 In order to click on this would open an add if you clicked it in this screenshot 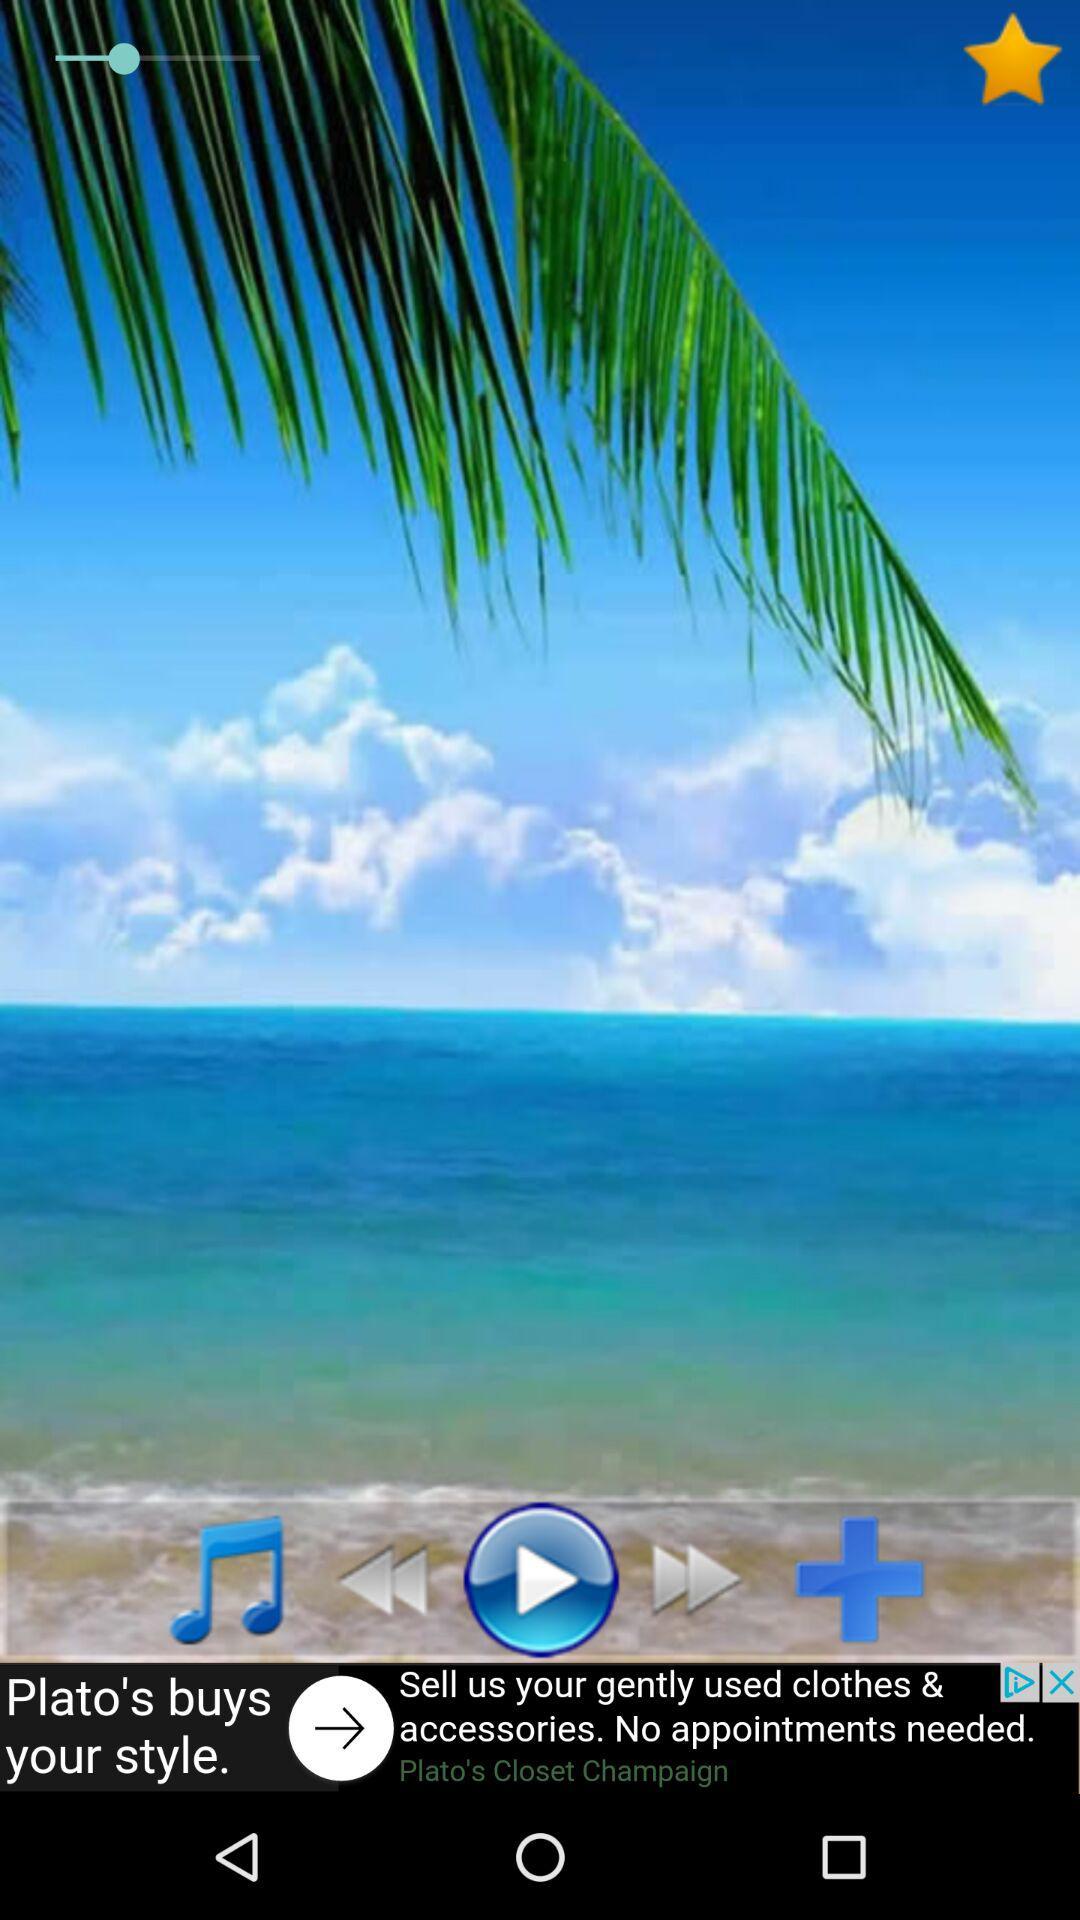, I will do `click(540, 1727)`.